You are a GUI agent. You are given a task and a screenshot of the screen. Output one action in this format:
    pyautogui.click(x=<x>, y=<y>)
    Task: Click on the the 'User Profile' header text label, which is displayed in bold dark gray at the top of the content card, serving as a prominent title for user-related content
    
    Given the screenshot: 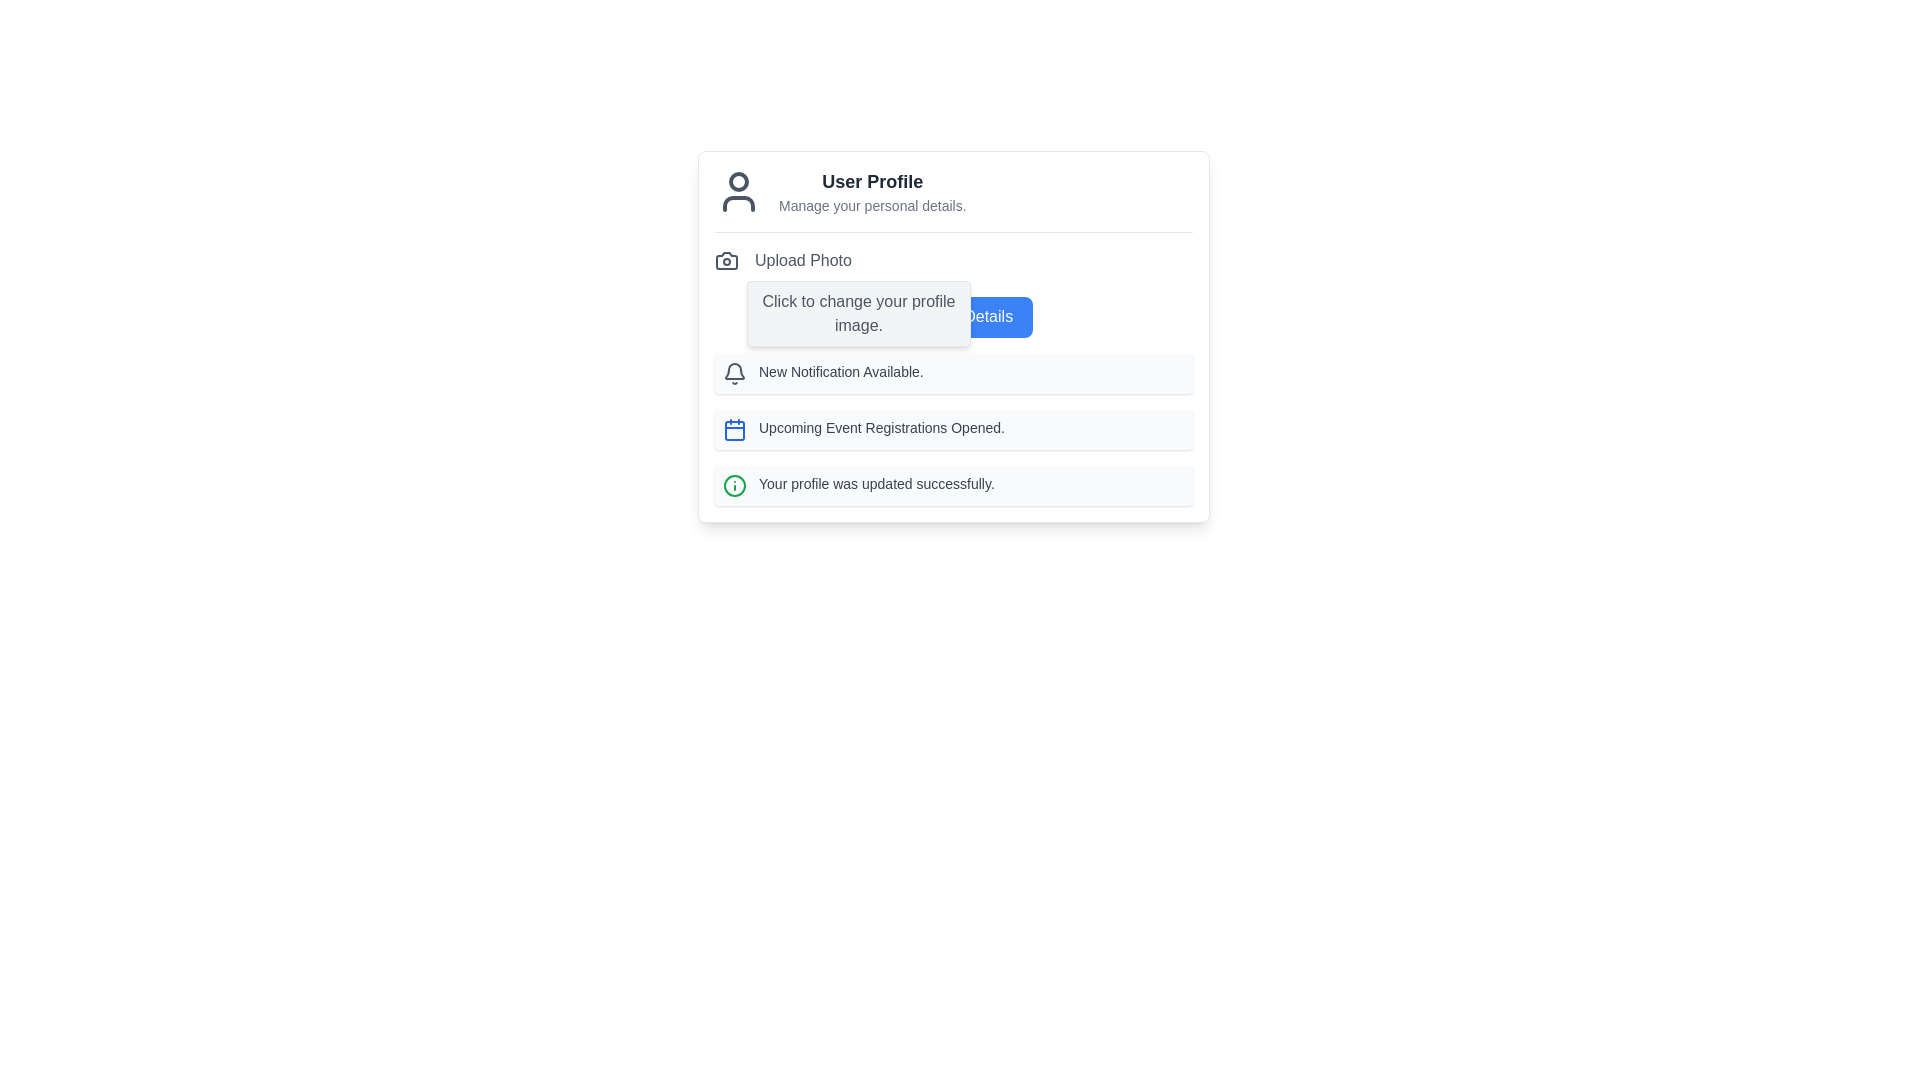 What is the action you would take?
    pyautogui.click(x=872, y=181)
    